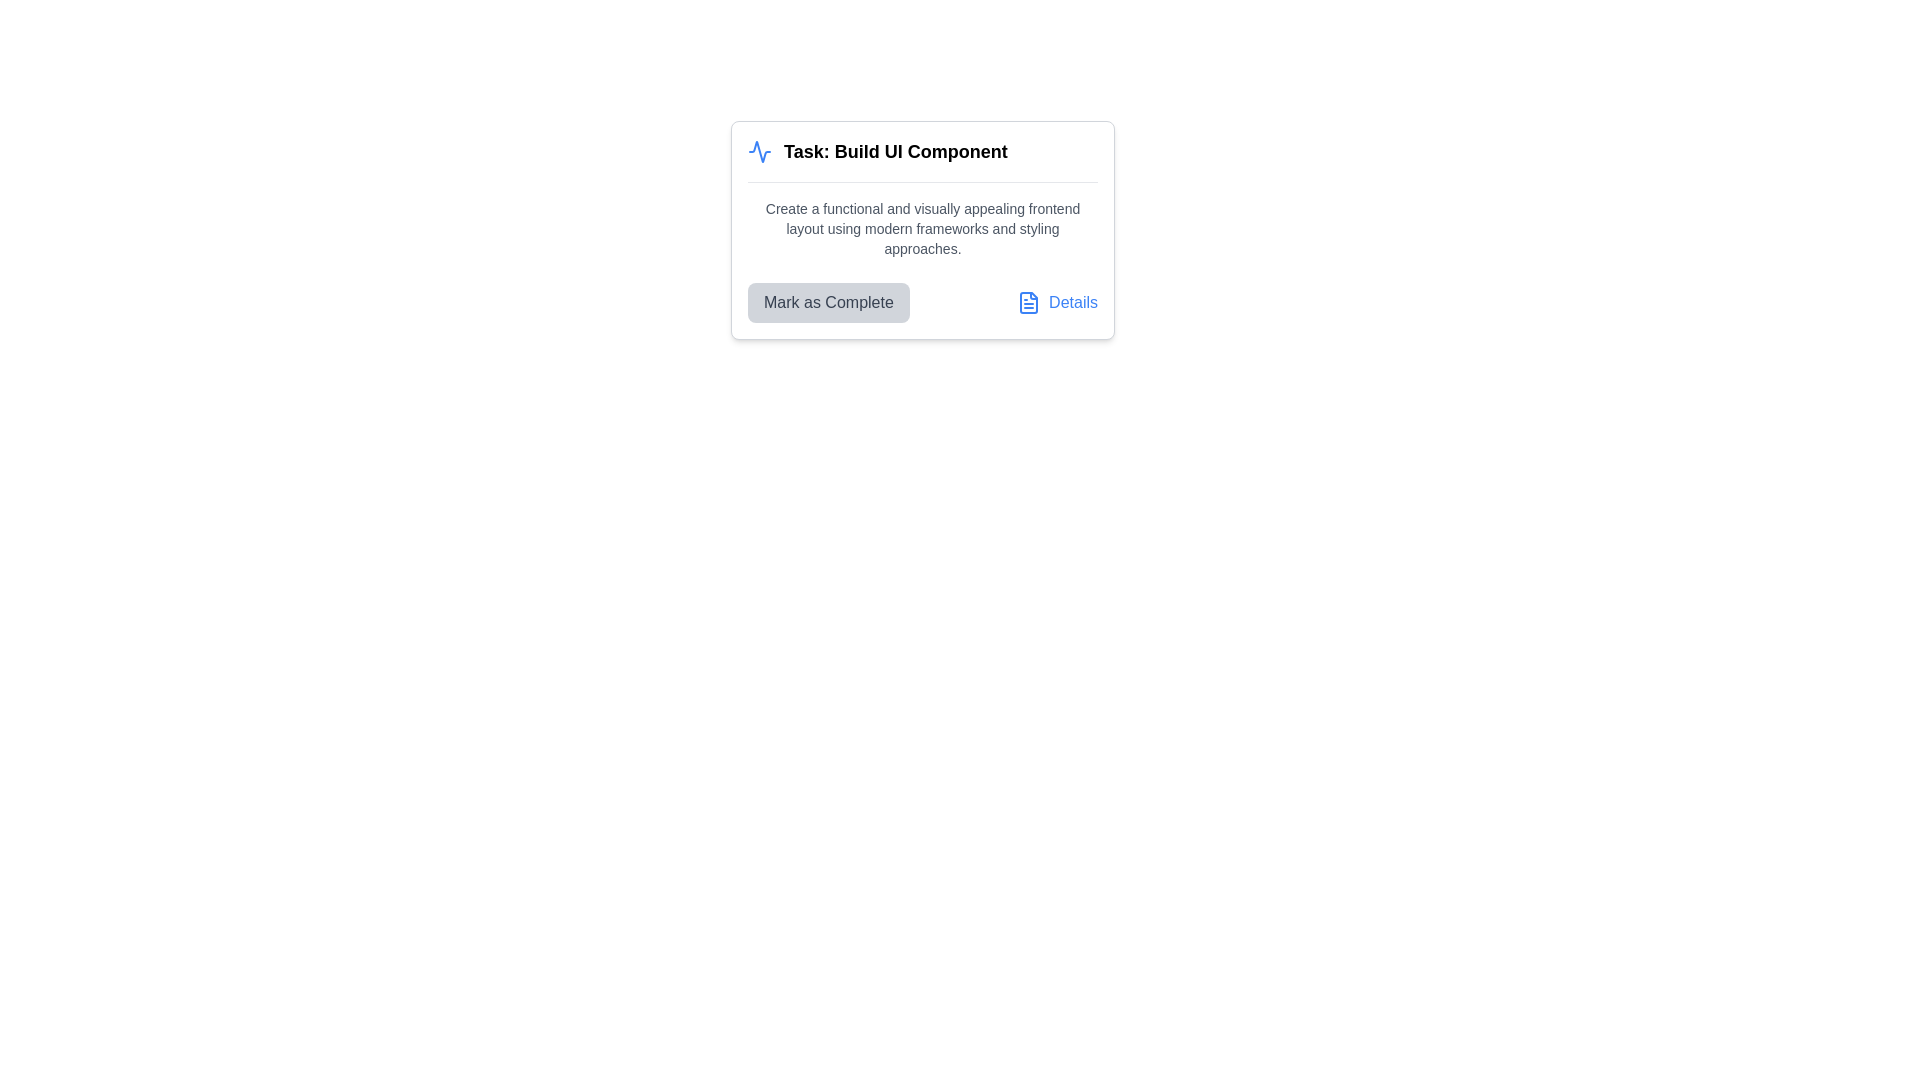 The width and height of the screenshot is (1920, 1080). I want to click on the decorative icon located at the top-left corner of the task card interface, which is positioned just left of the text 'Task: Build UI Component', so click(758, 150).